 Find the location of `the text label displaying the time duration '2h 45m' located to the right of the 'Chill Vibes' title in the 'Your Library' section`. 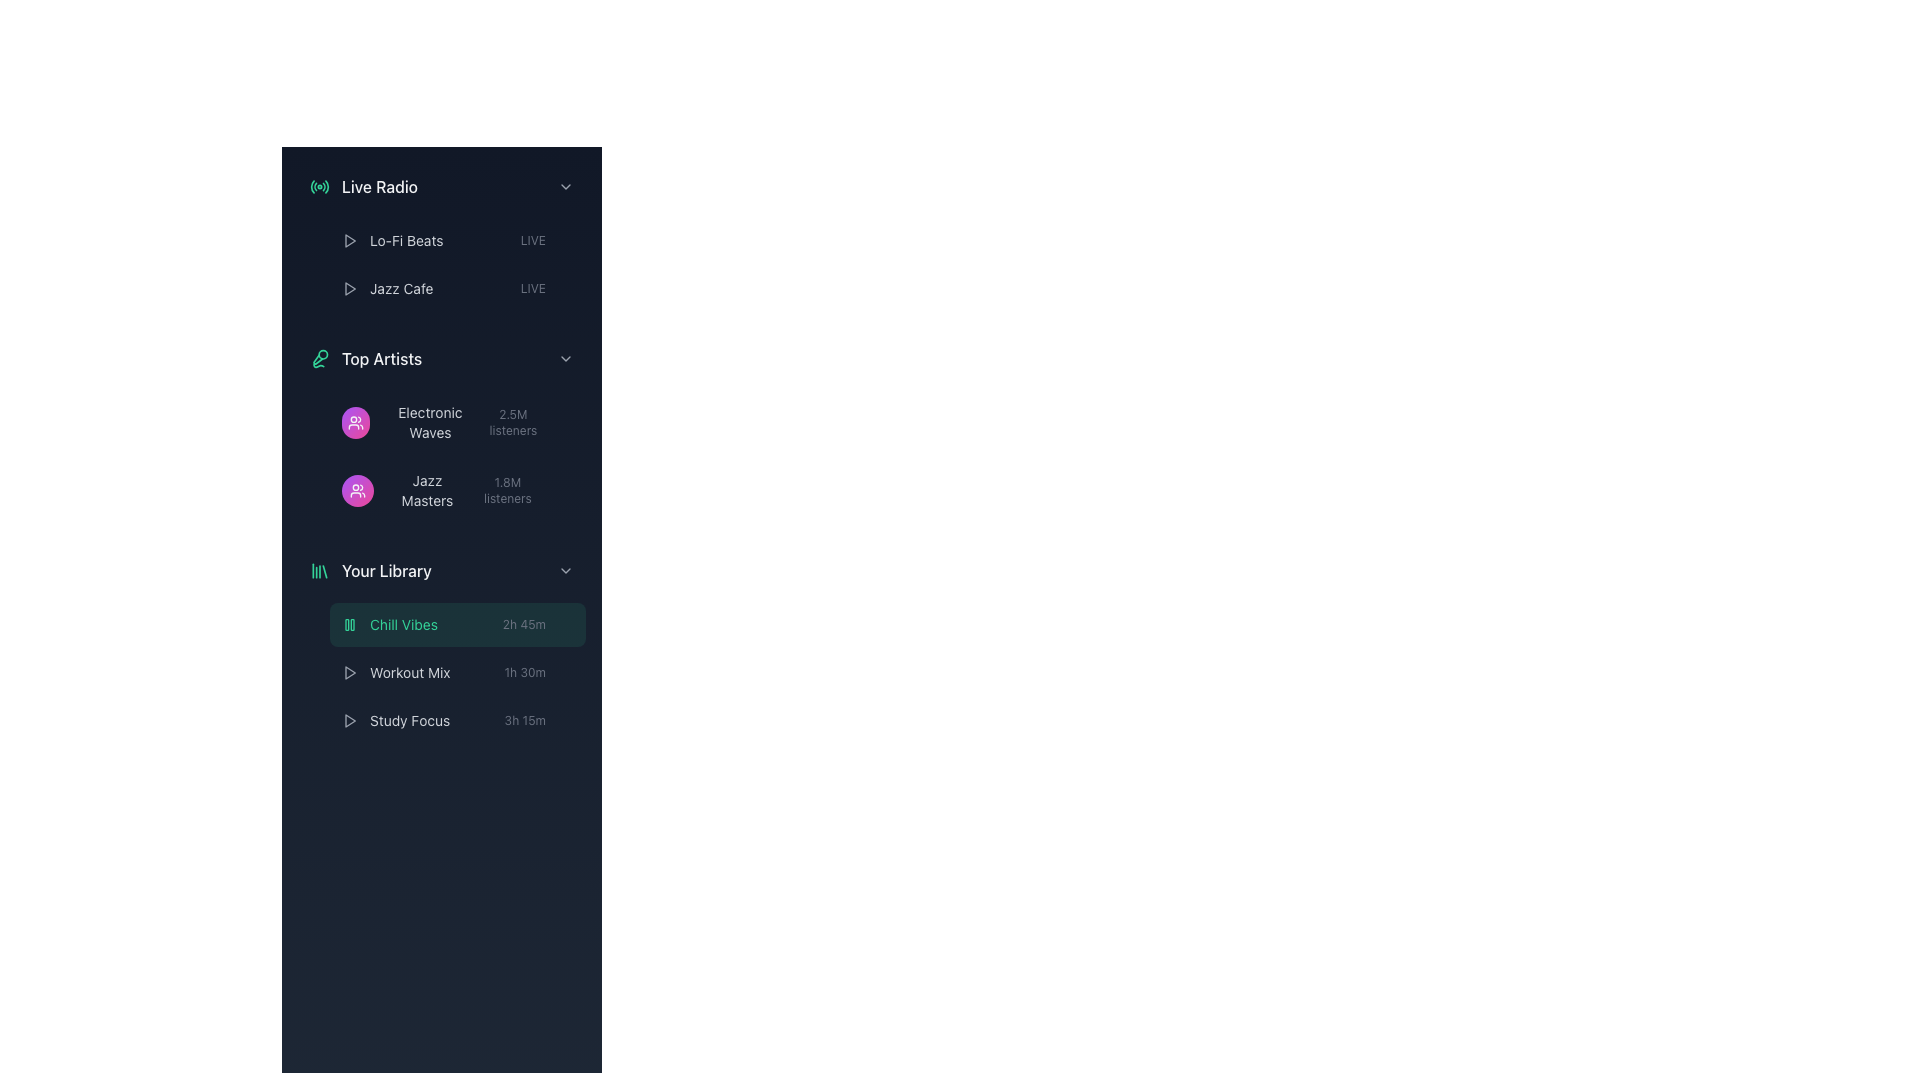

the text label displaying the time duration '2h 45m' located to the right of the 'Chill Vibes' title in the 'Your Library' section is located at coordinates (538, 623).